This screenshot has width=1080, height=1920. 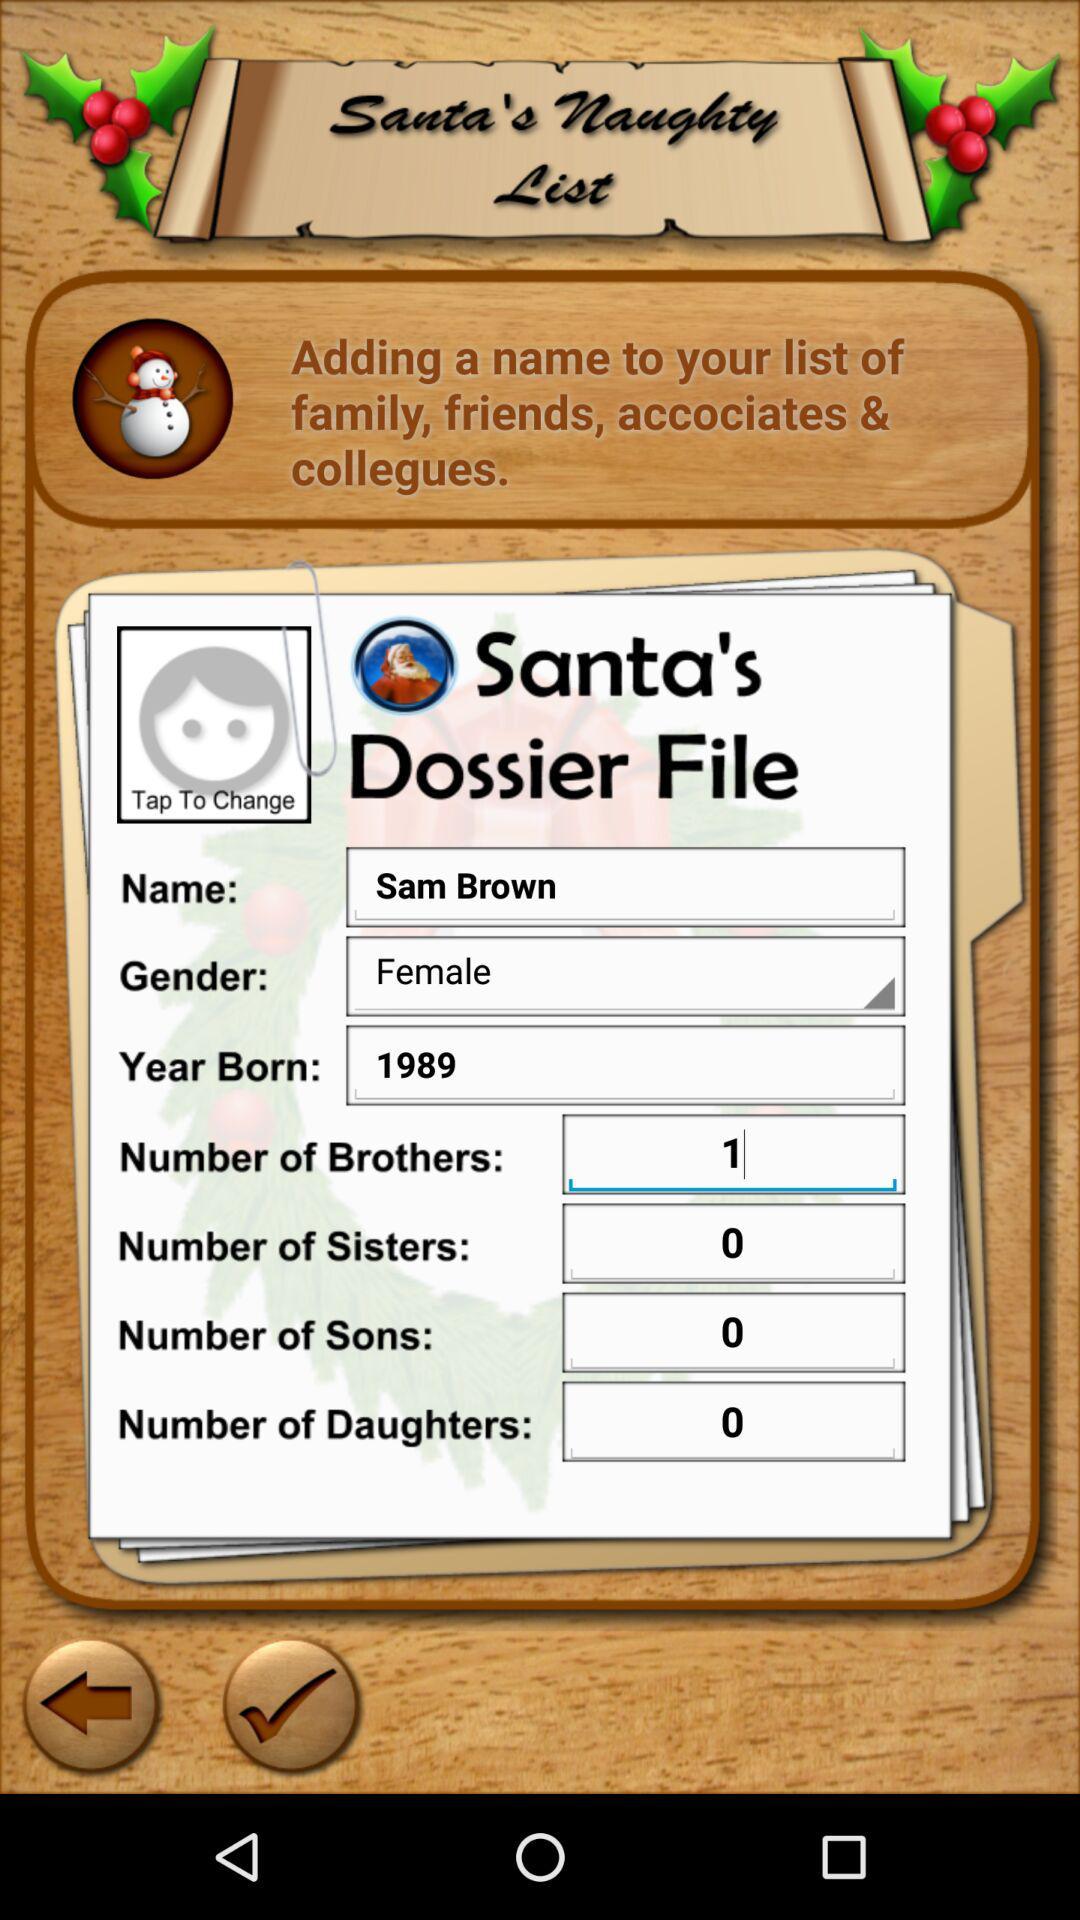 I want to click on the icon above name, so click(x=213, y=723).